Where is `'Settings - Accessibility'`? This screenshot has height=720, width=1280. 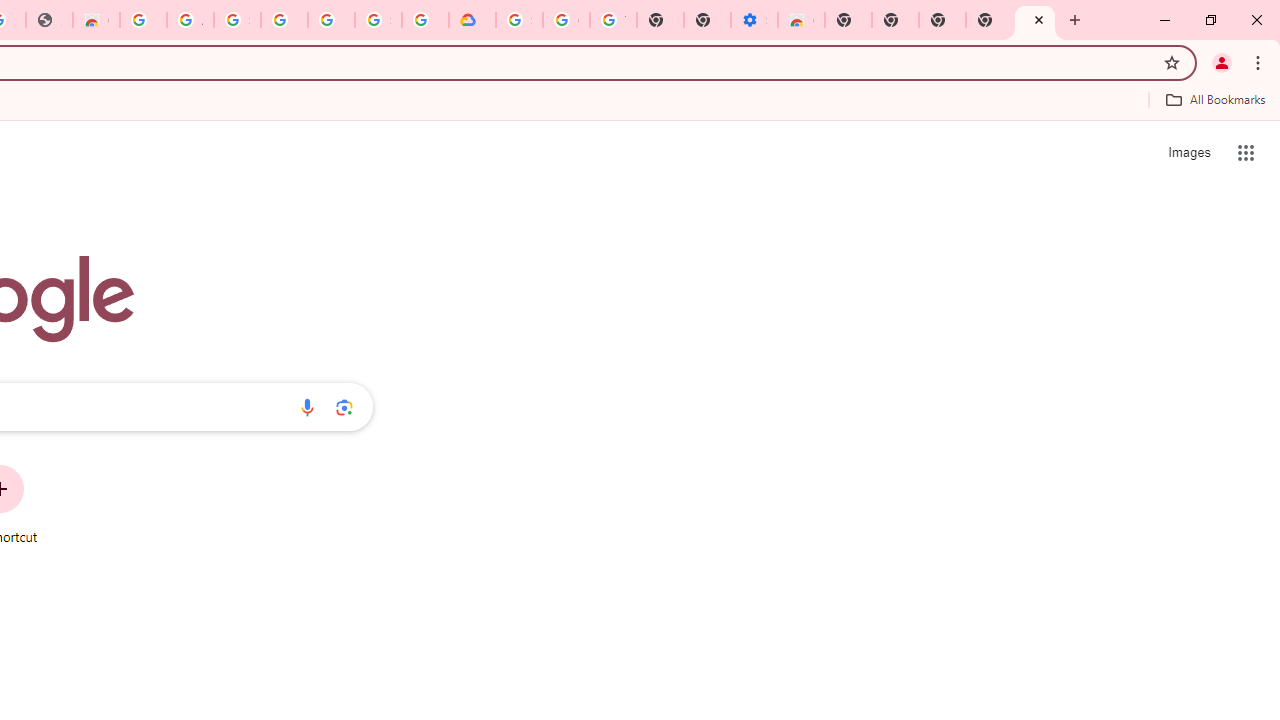
'Settings - Accessibility' is located at coordinates (753, 20).